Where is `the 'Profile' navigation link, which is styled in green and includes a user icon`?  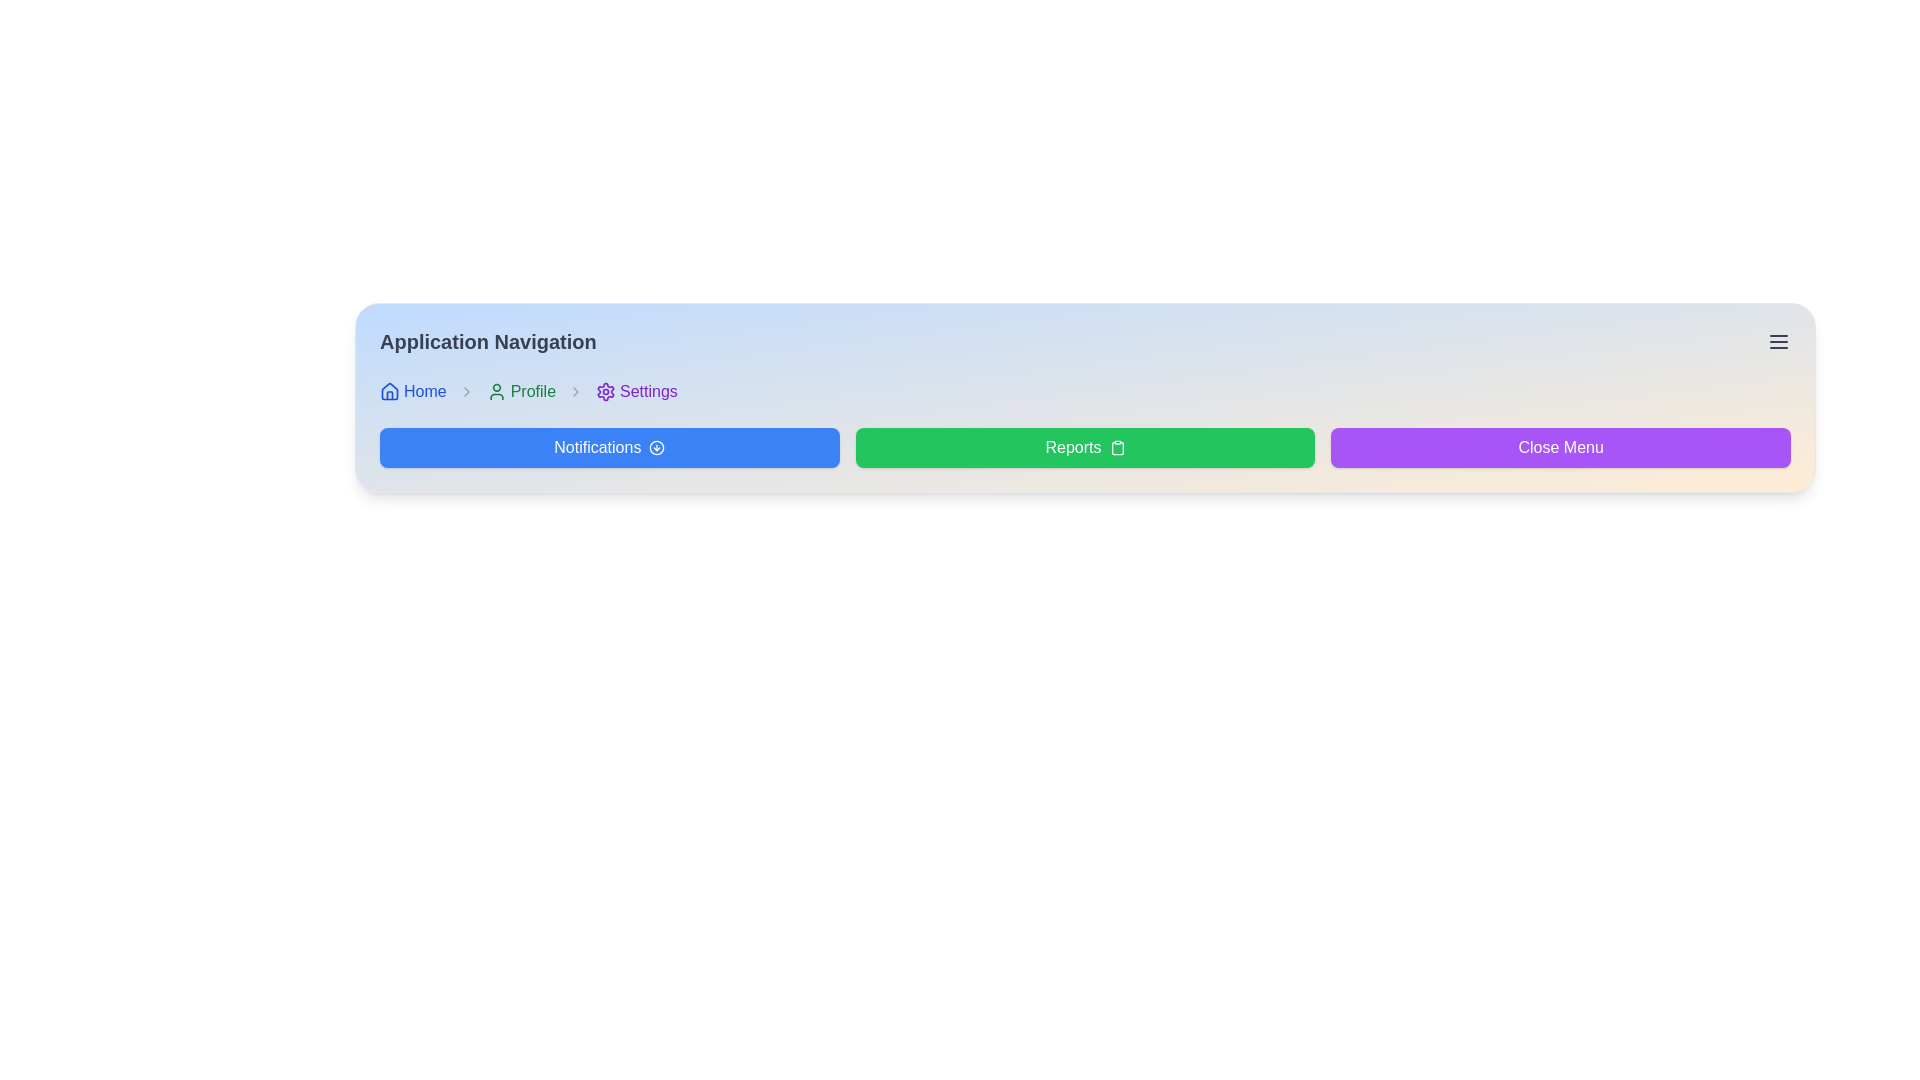 the 'Profile' navigation link, which is styled in green and includes a user icon is located at coordinates (521, 392).